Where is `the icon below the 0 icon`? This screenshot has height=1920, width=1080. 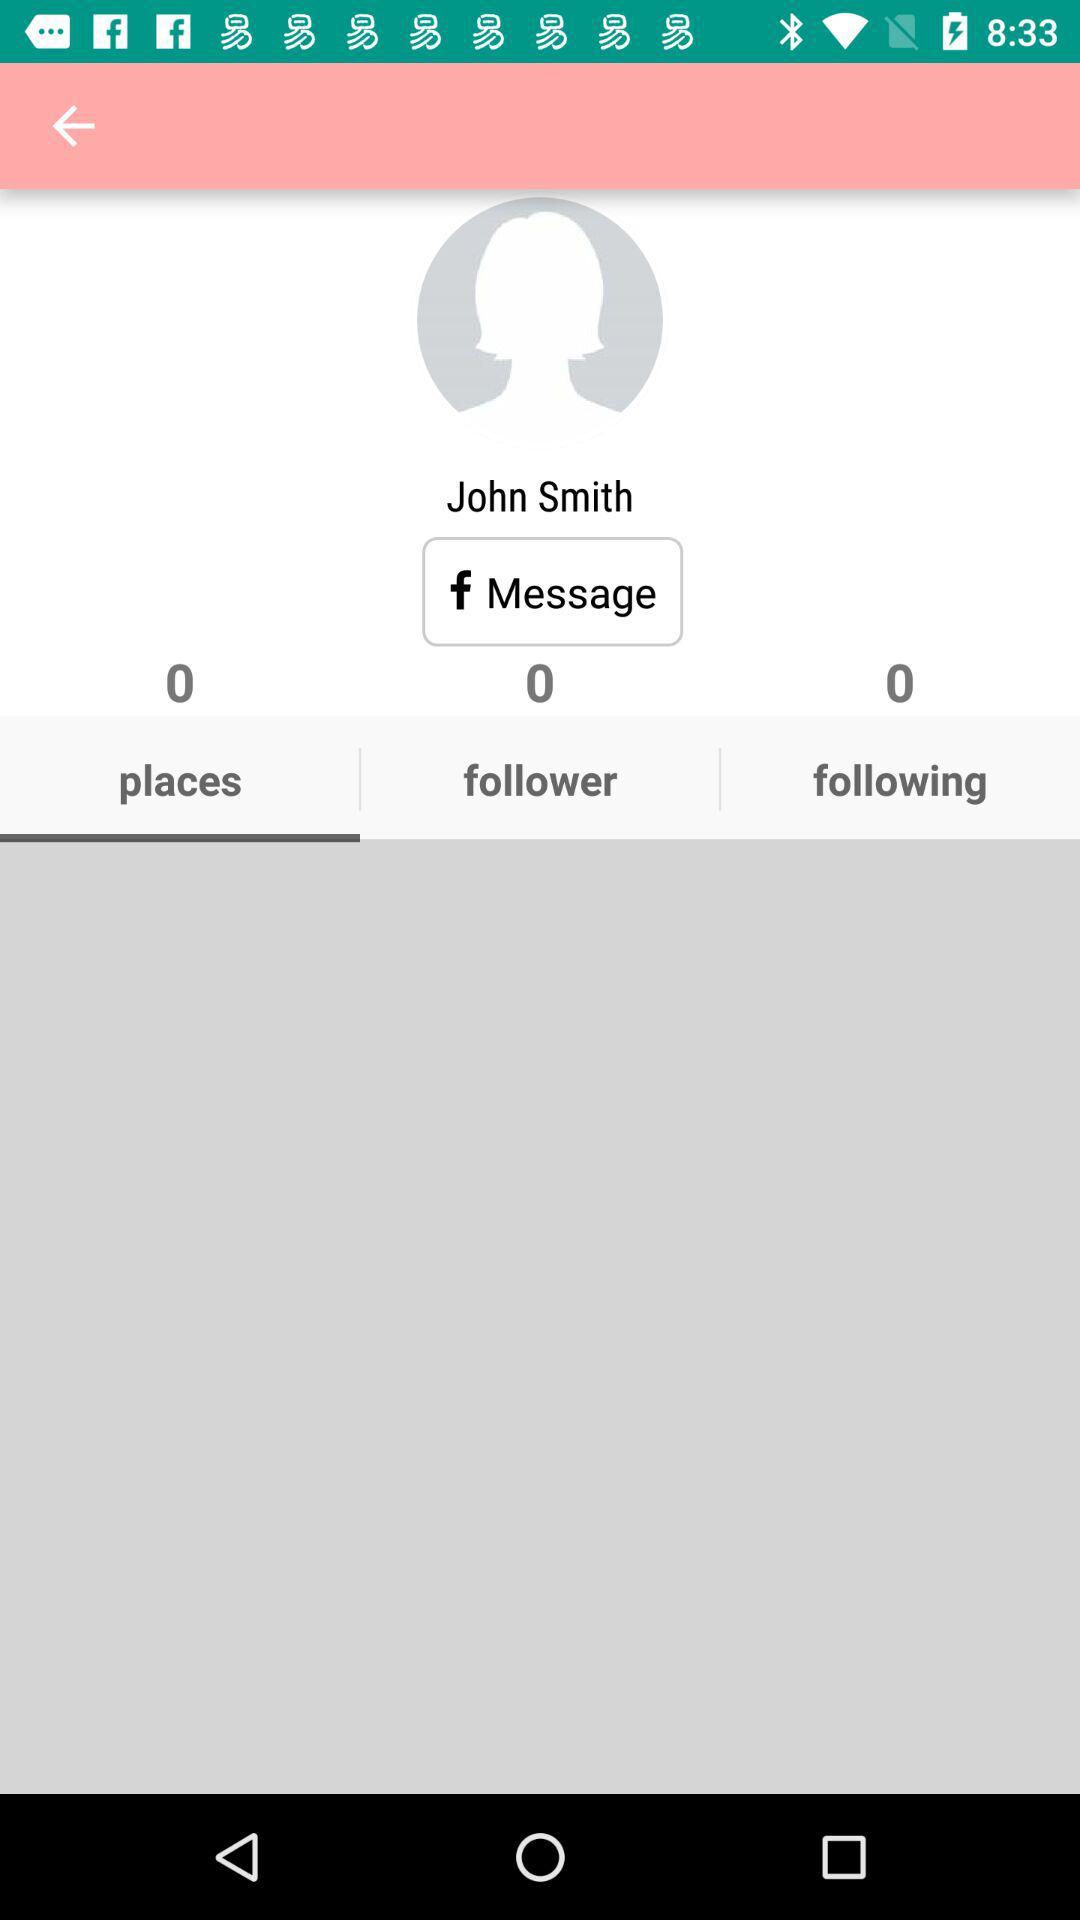 the icon below the 0 icon is located at coordinates (540, 778).